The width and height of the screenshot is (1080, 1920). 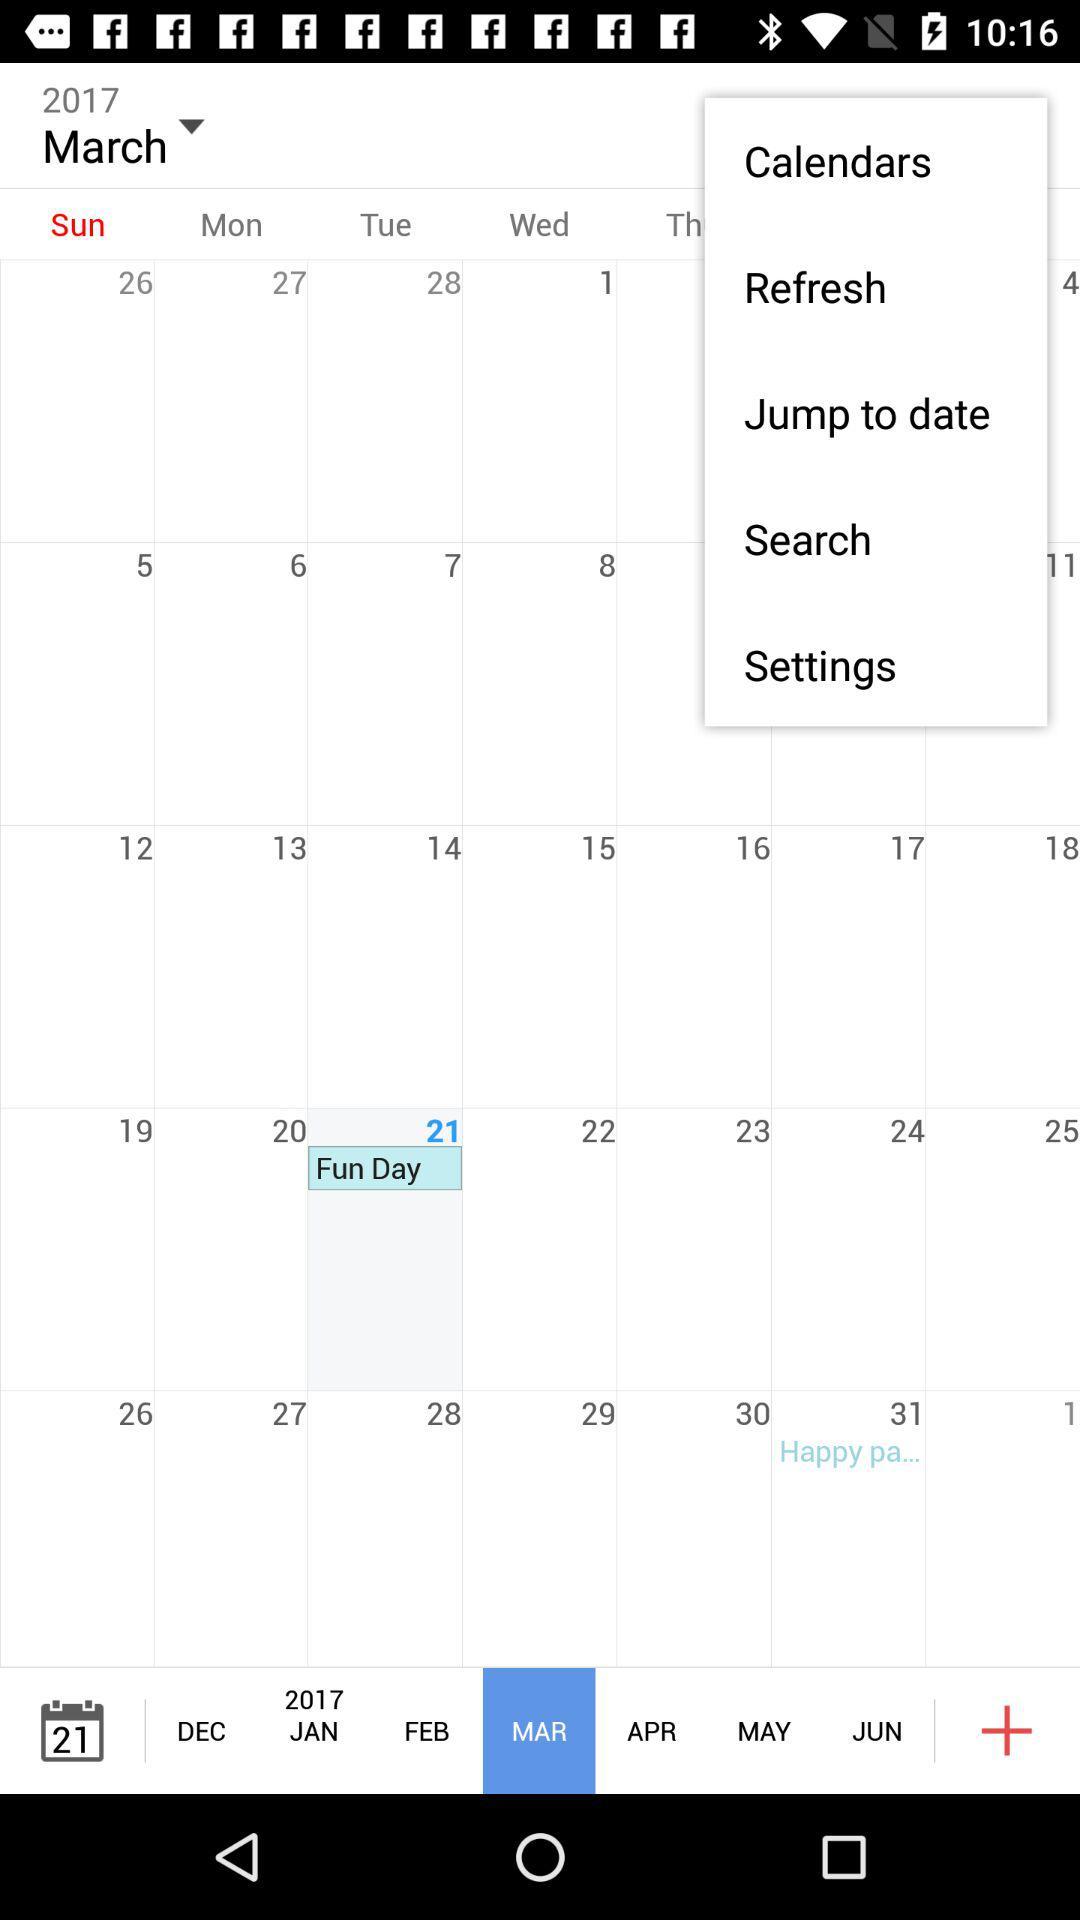 What do you see at coordinates (874, 664) in the screenshot?
I see `the settings item` at bounding box center [874, 664].